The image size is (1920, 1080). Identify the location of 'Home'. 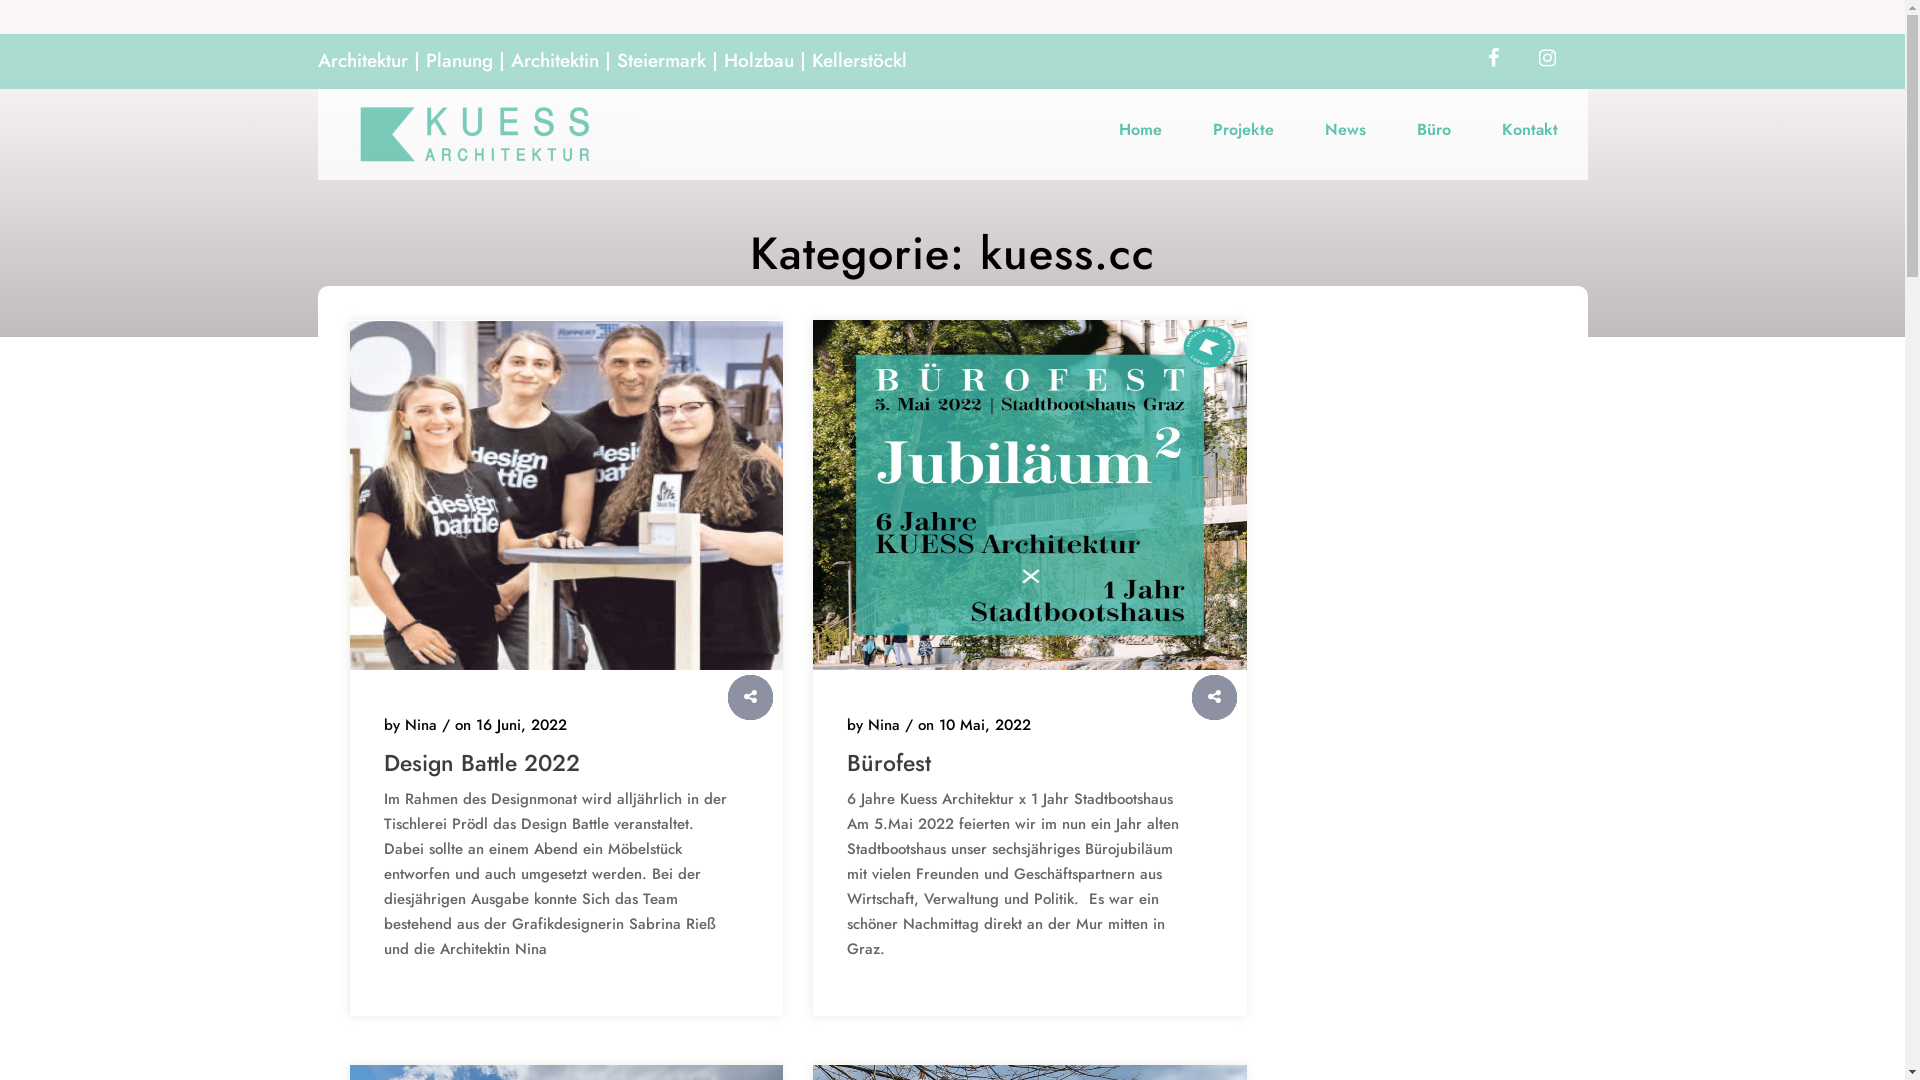
(1140, 128).